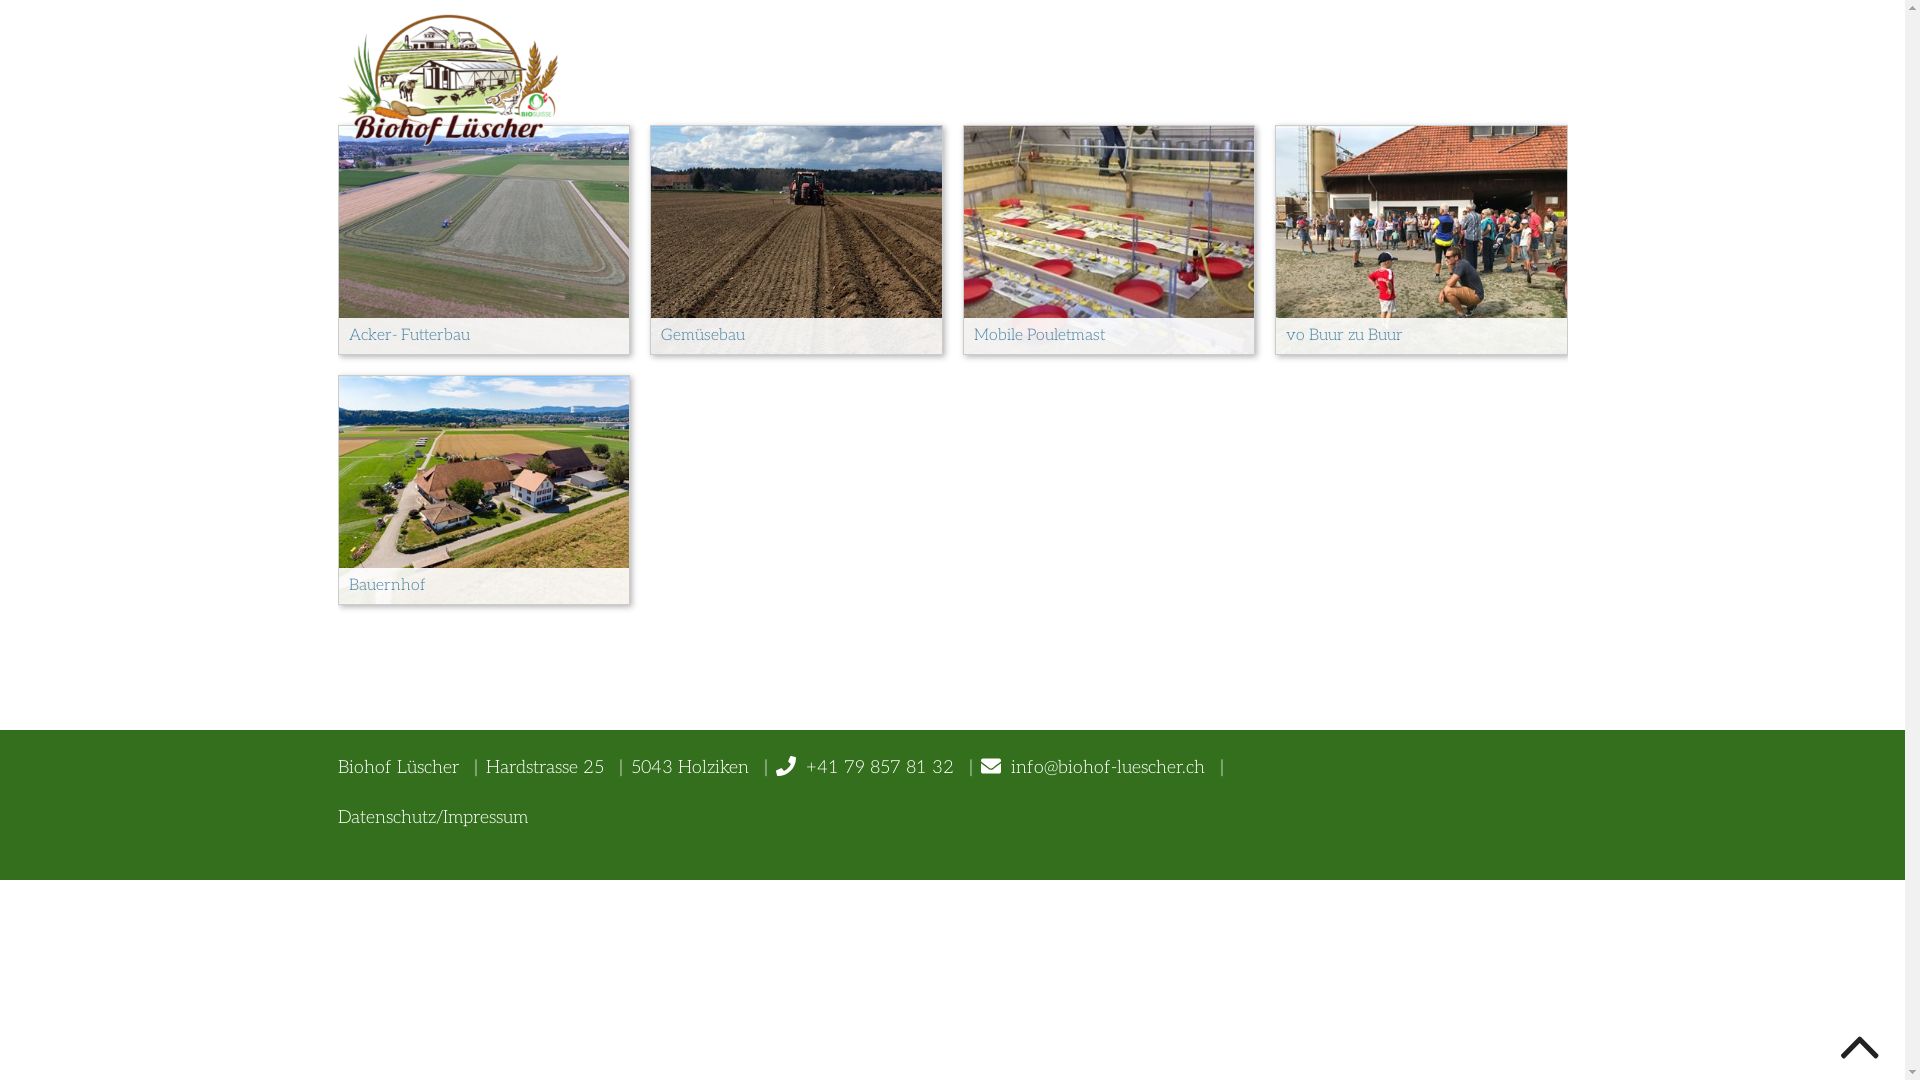  I want to click on 'Bauernhof', so click(483, 489).